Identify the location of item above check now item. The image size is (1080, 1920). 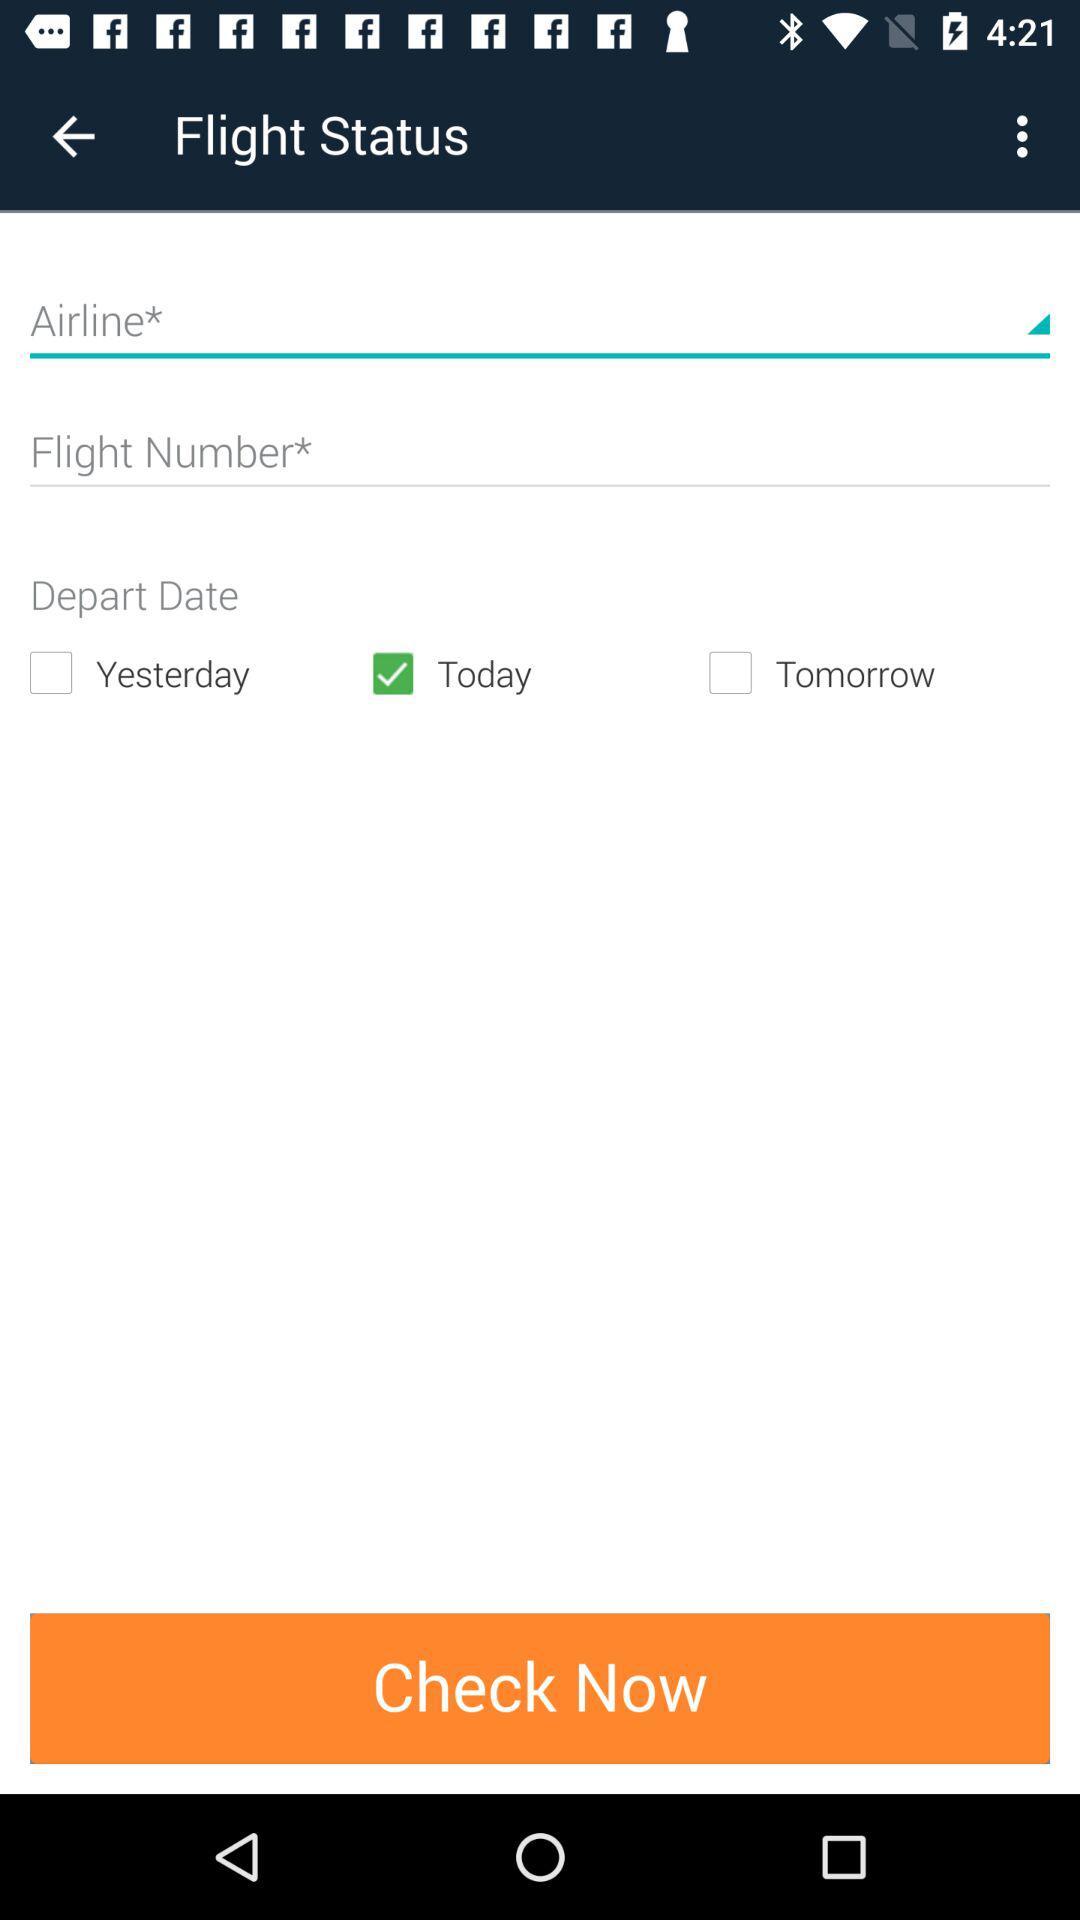
(538, 673).